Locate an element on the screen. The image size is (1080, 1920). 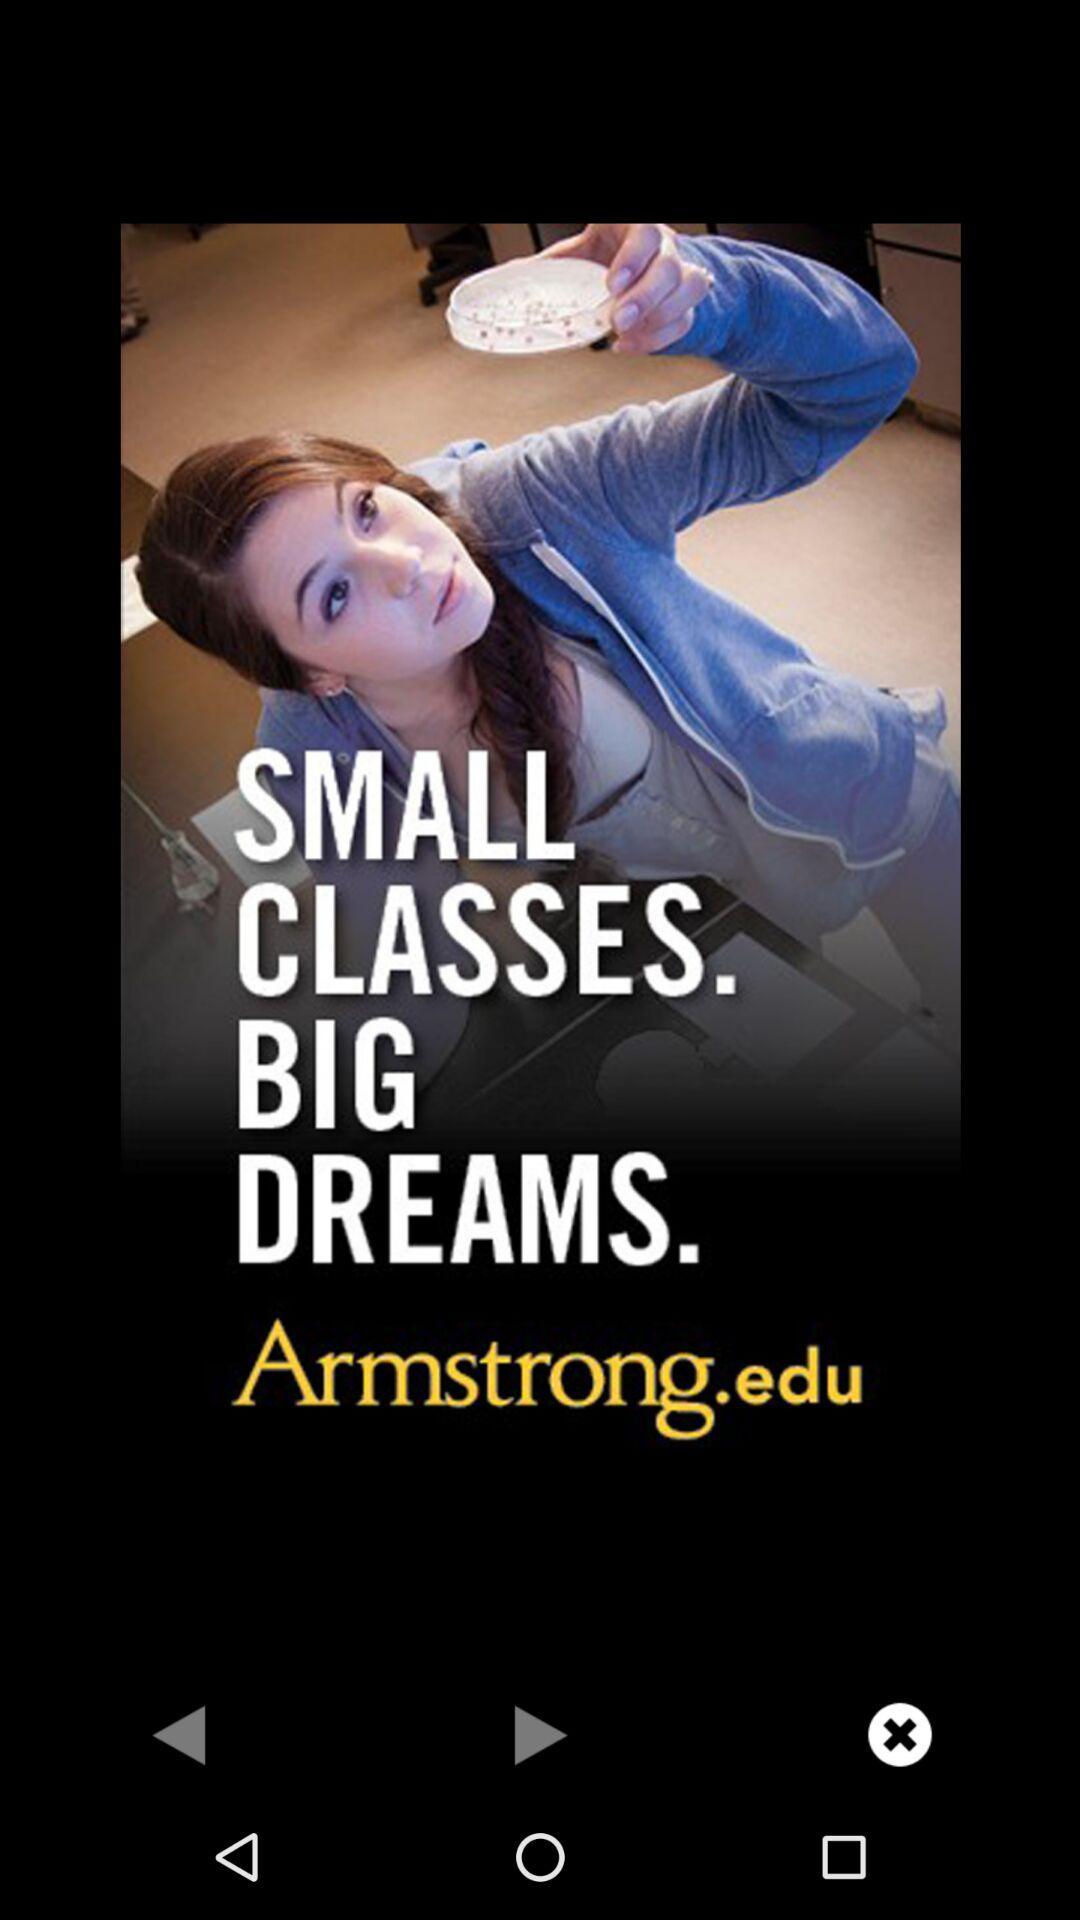
image icon is located at coordinates (540, 837).